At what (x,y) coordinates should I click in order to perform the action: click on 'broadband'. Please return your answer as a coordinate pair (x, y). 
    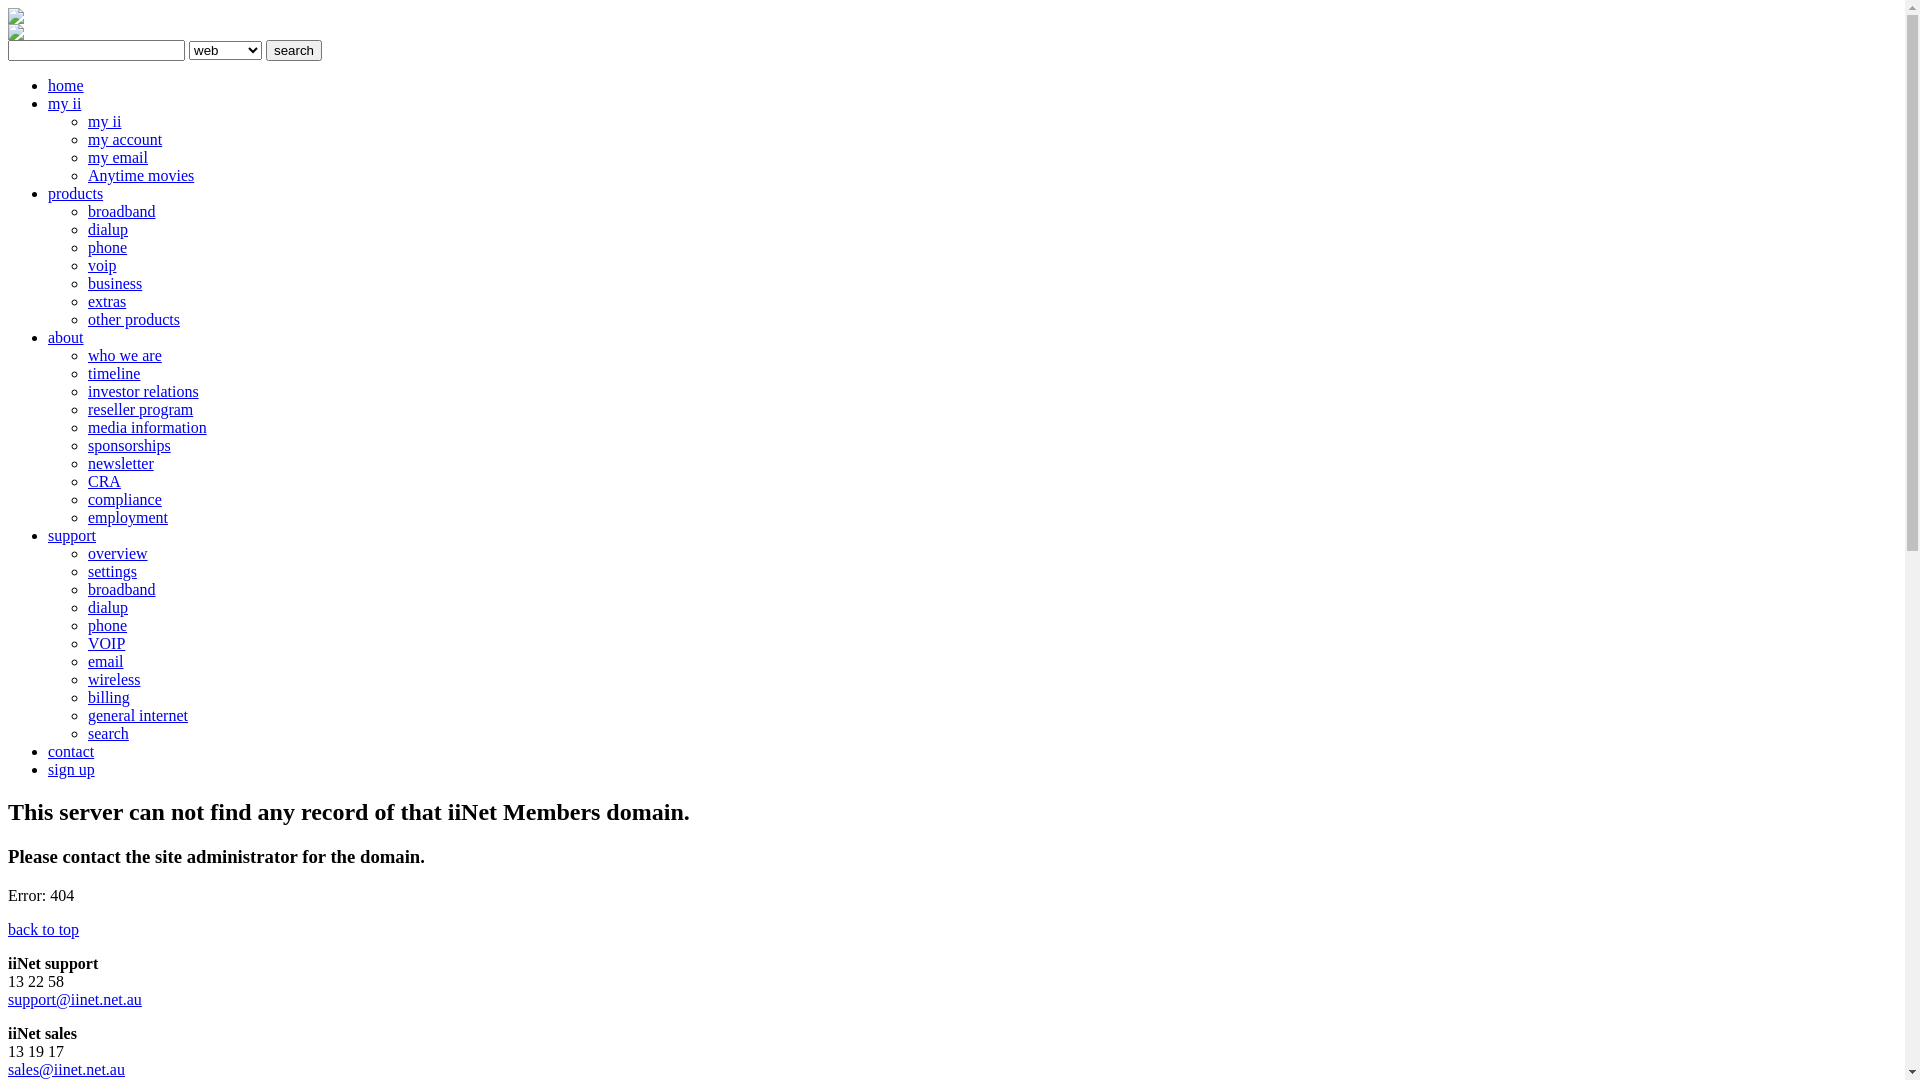
    Looking at the image, I should click on (120, 211).